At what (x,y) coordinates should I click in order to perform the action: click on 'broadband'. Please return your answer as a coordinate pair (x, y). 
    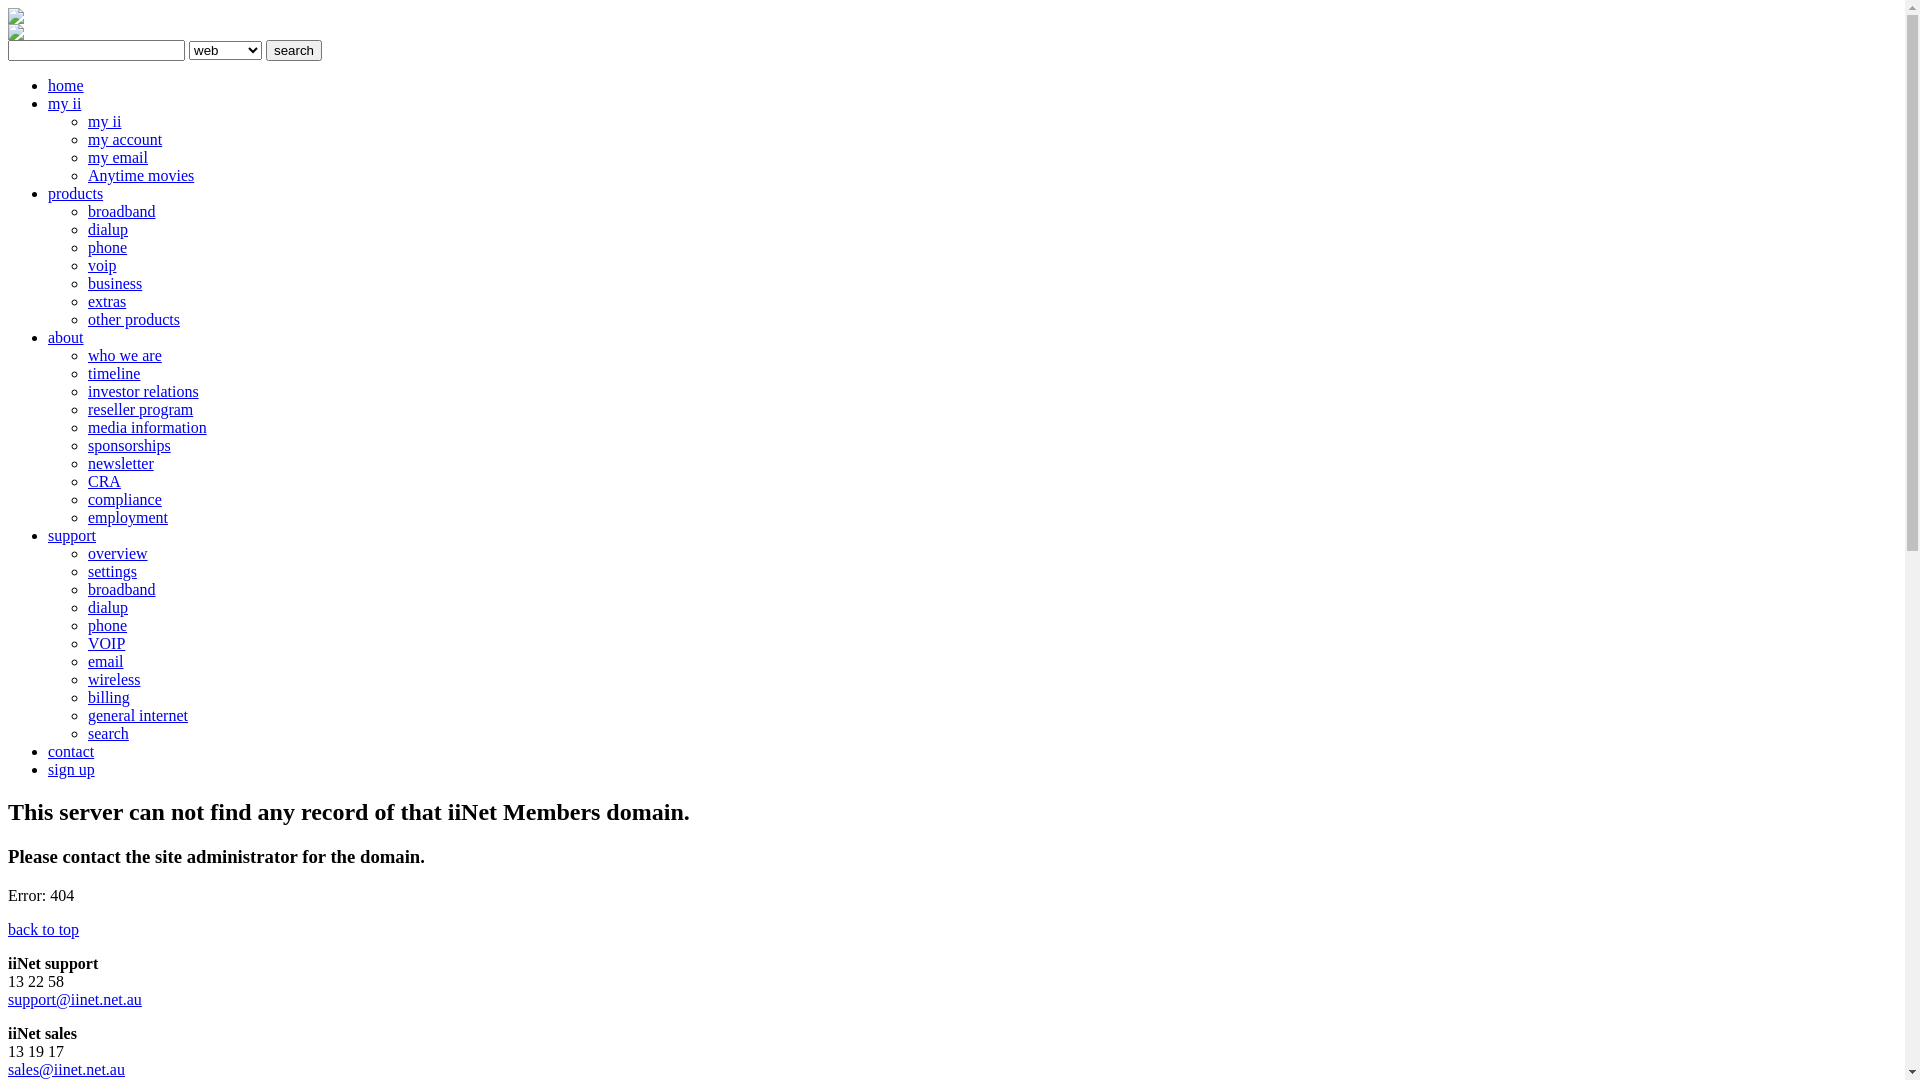
    Looking at the image, I should click on (120, 211).